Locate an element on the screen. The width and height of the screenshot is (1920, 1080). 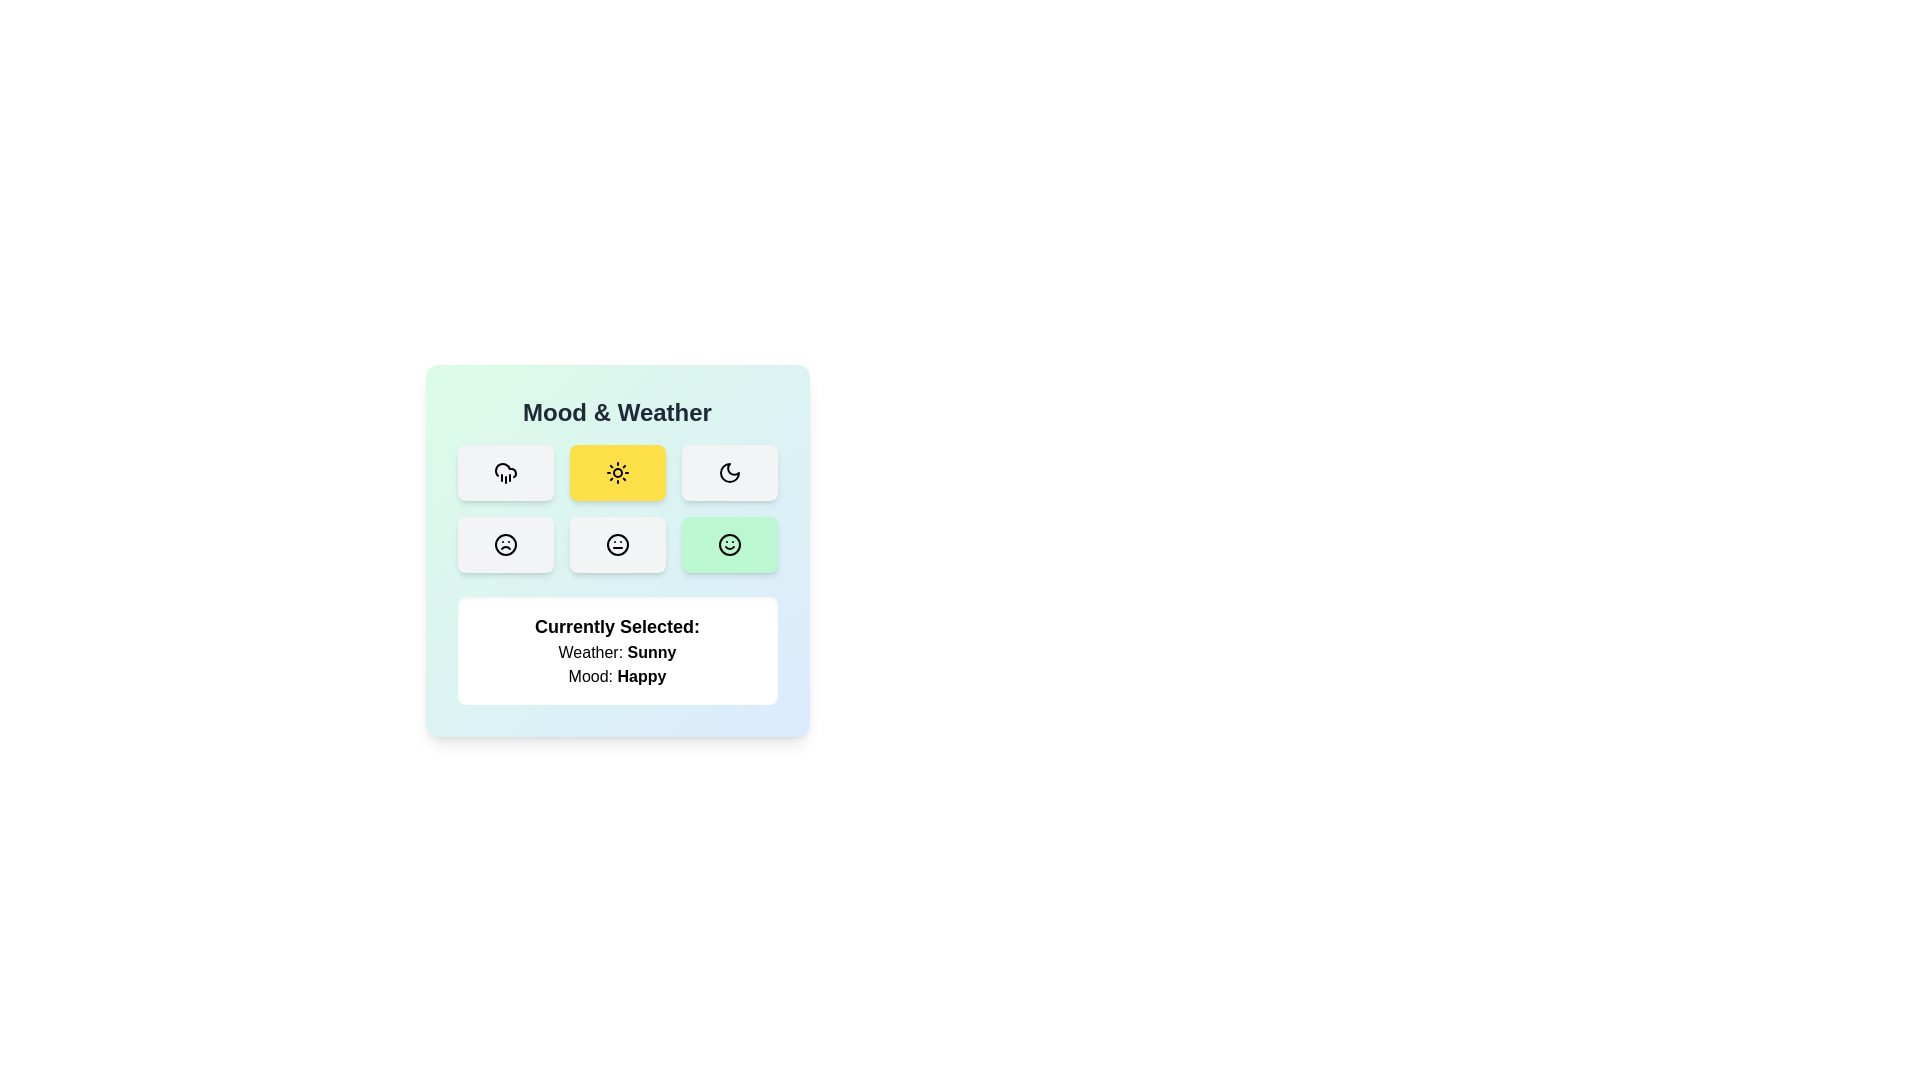
the 'Sunny' text label that indicates the currently selected weather condition in the 'Currently Selected' section is located at coordinates (652, 652).